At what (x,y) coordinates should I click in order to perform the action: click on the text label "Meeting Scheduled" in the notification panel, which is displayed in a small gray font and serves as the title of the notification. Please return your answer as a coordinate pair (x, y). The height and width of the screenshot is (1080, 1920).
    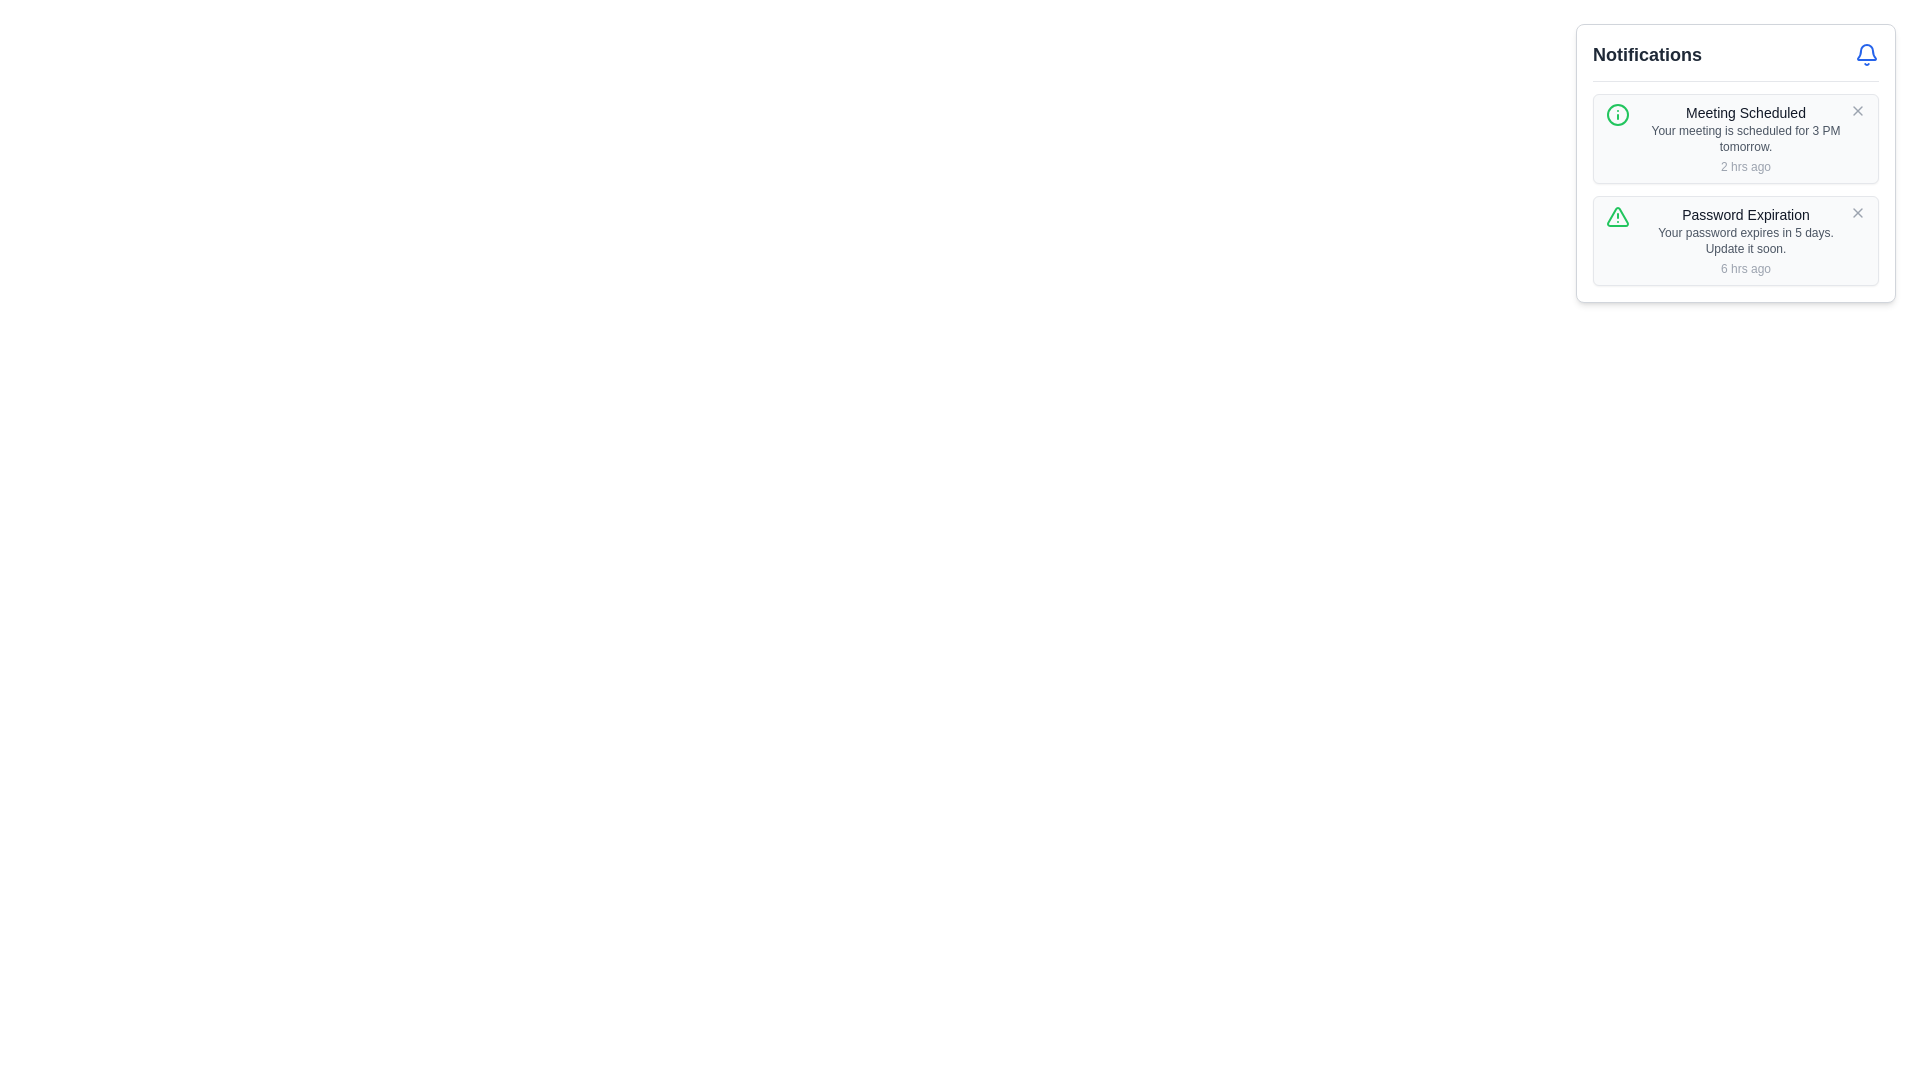
    Looking at the image, I should click on (1745, 112).